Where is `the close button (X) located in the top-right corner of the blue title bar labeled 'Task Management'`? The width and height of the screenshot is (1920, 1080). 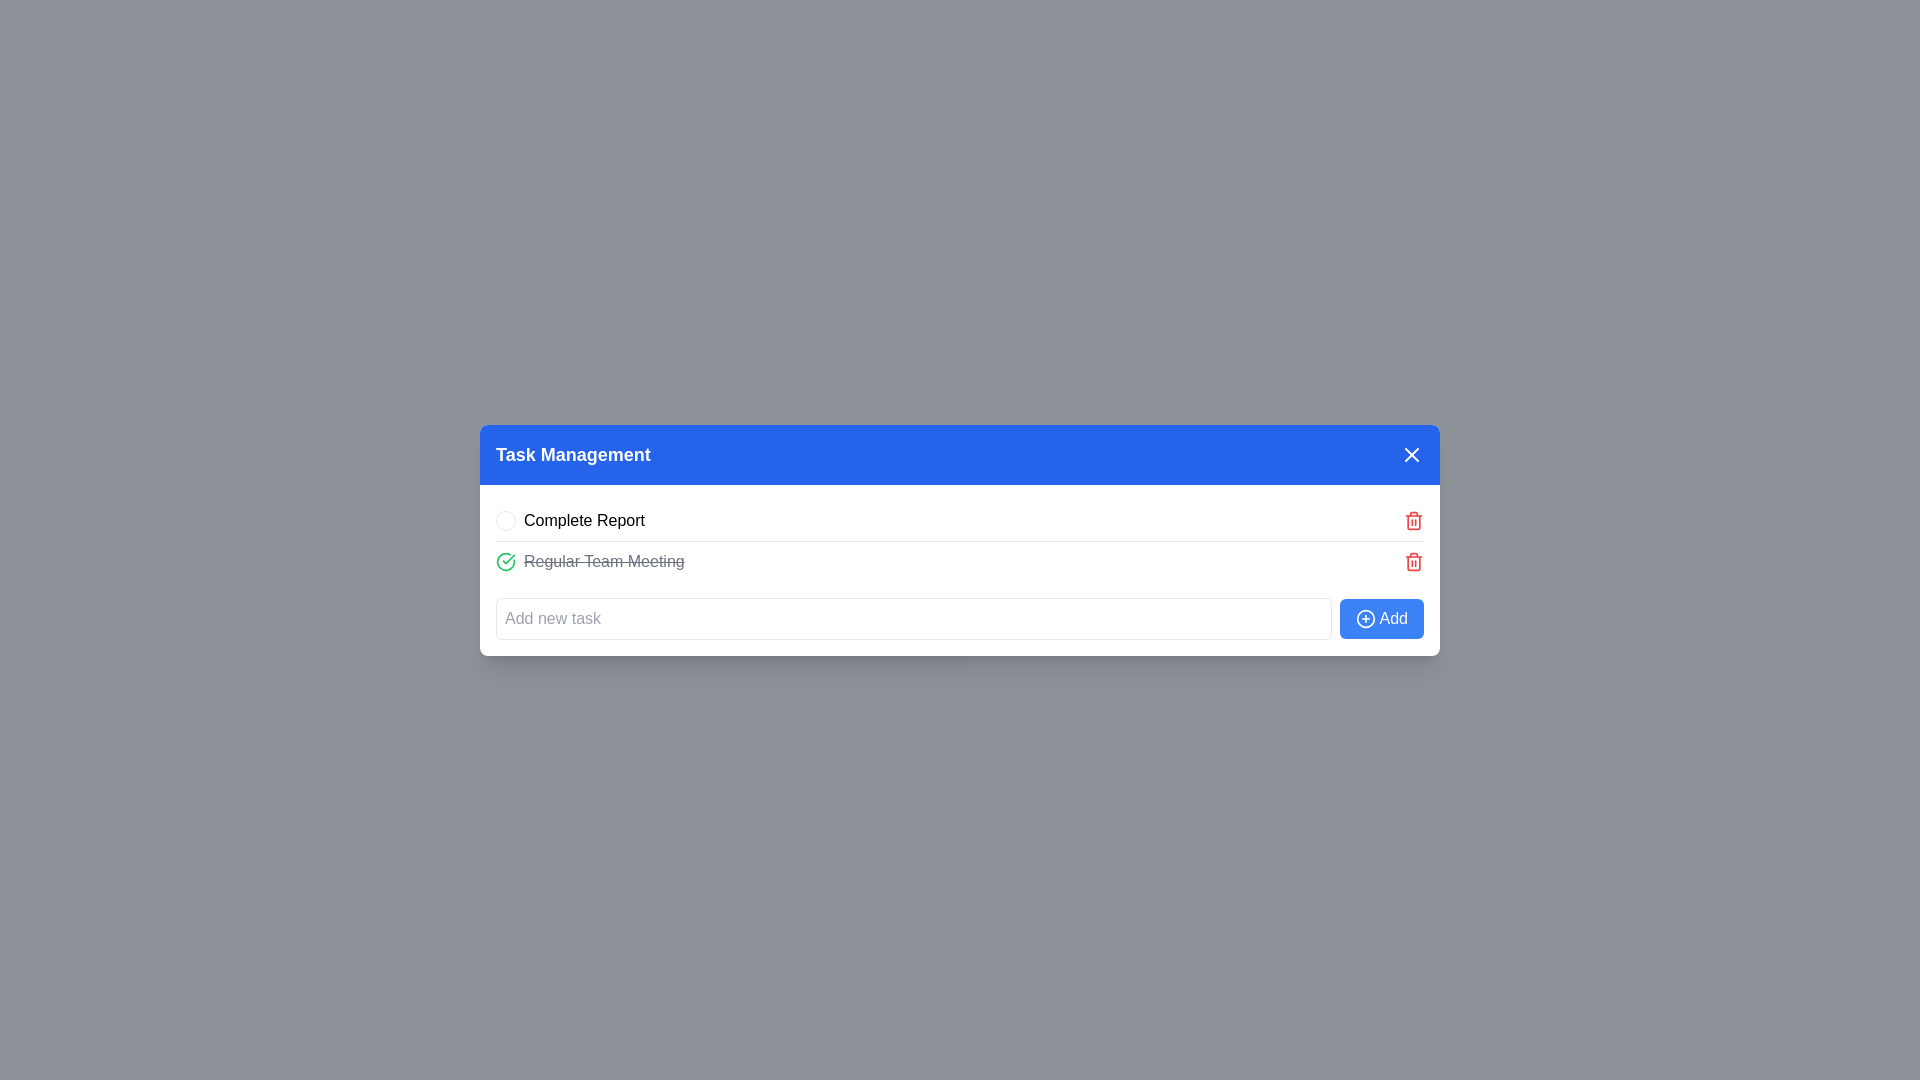 the close button (X) located in the top-right corner of the blue title bar labeled 'Task Management' is located at coordinates (1410, 454).